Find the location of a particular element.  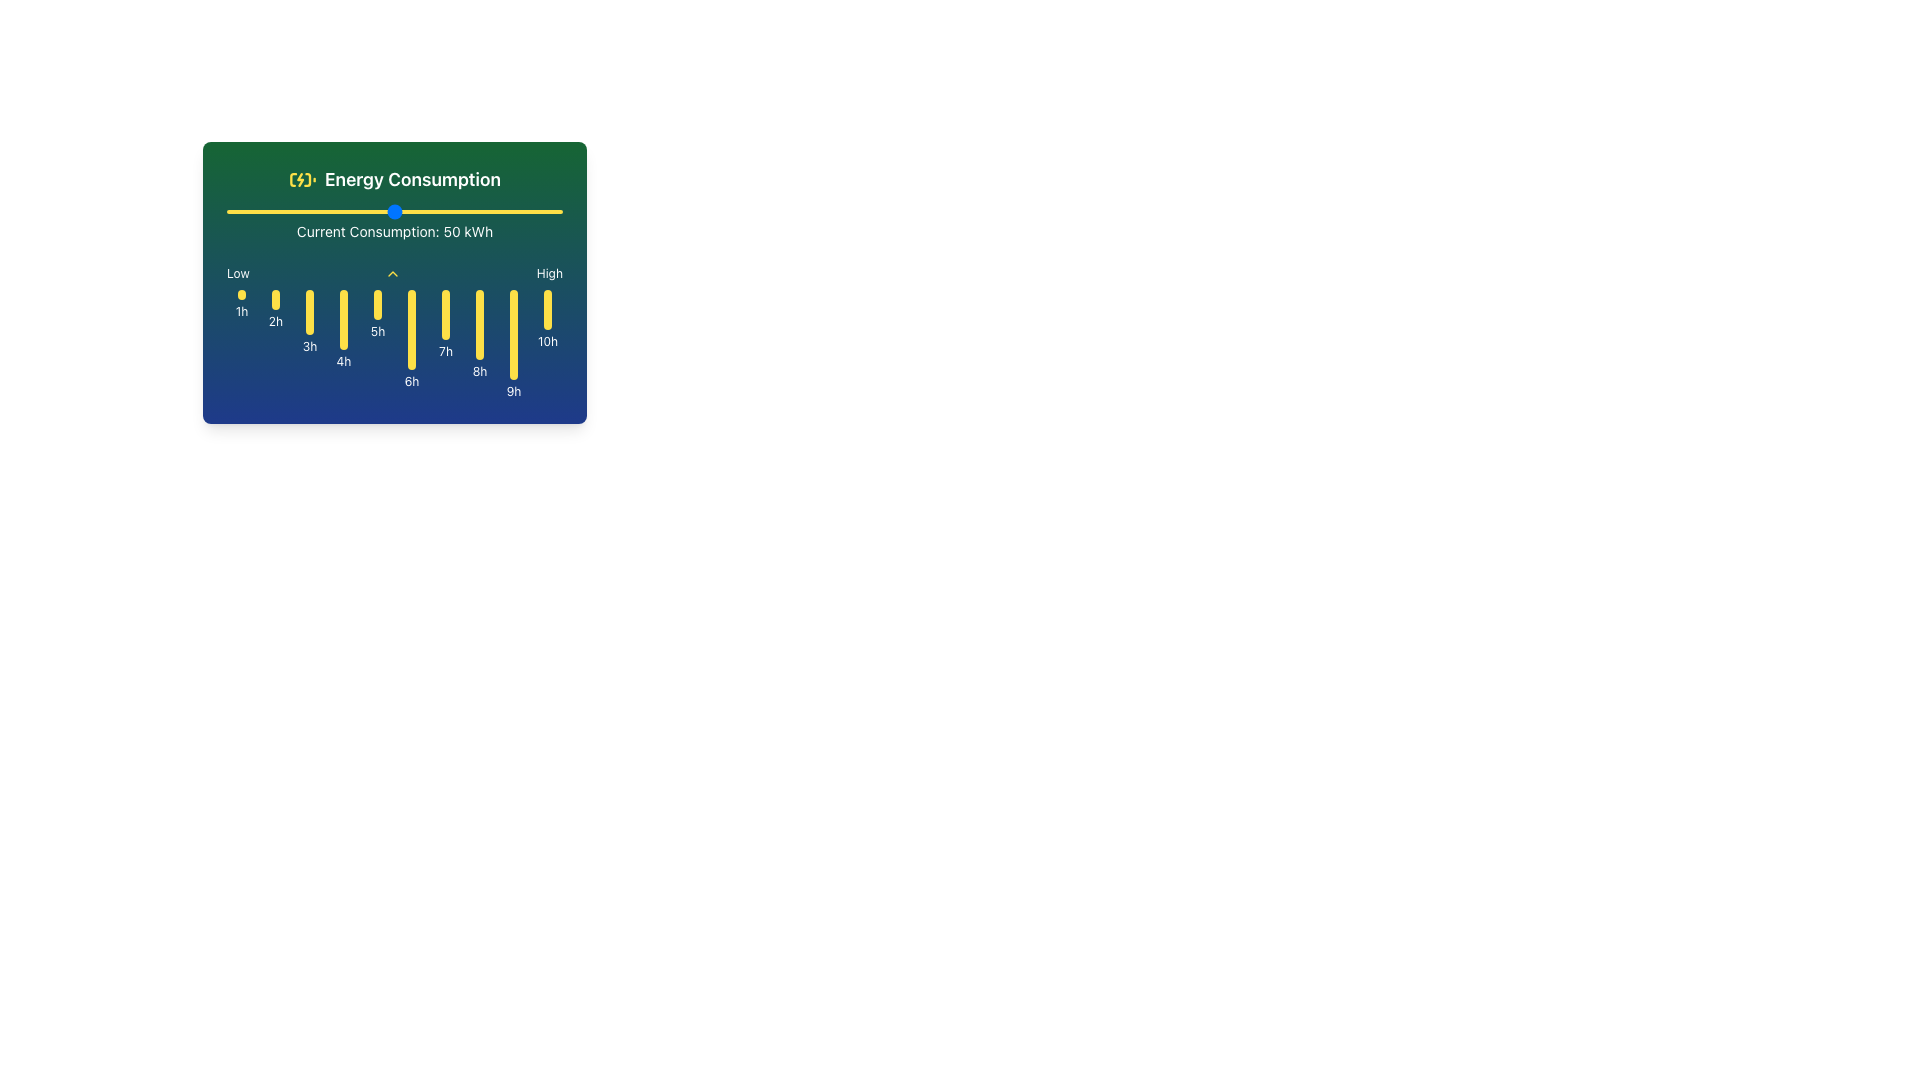

the last vertical bar in the bar chart representing a 10-hour time interval, located below the 'High' label is located at coordinates (547, 343).